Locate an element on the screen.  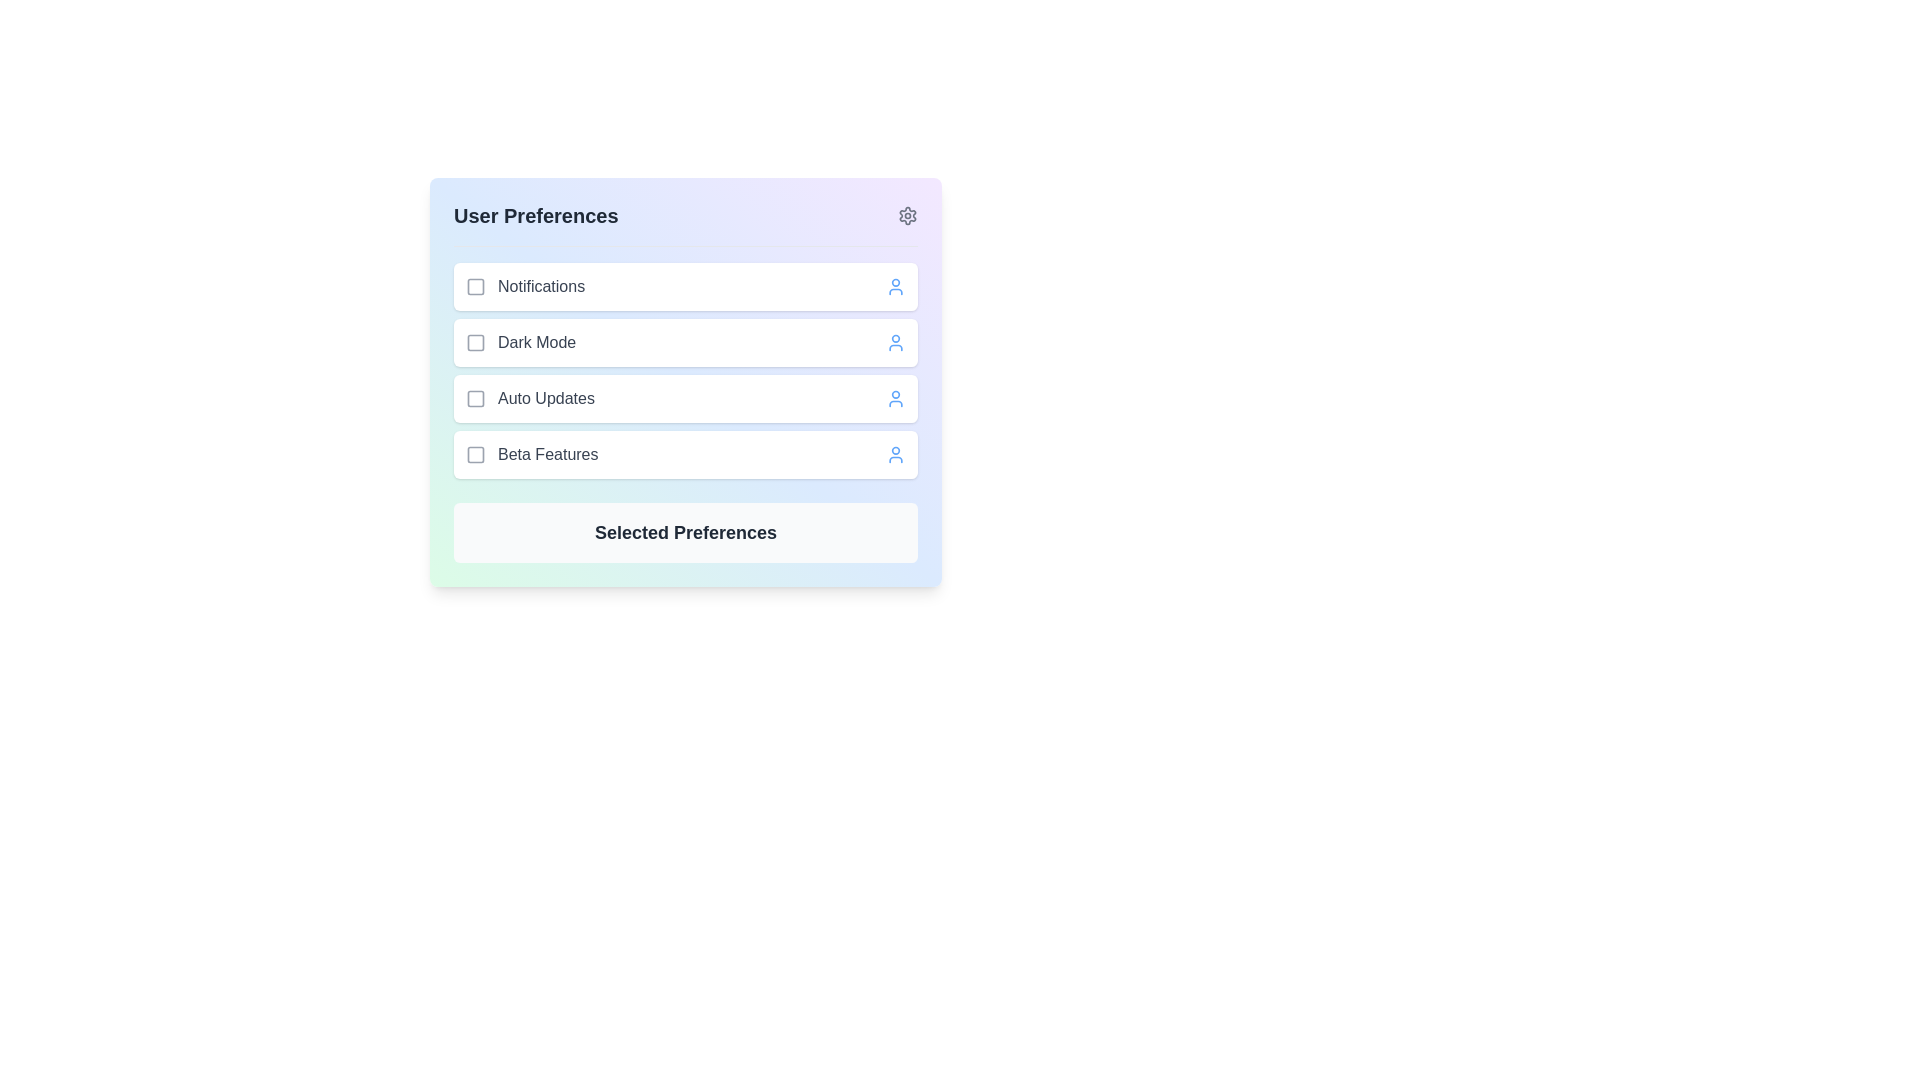
the icon associated with user-related settings for the 'Auto Updates' feature, located to the right of the 'Auto Updates' text is located at coordinates (895, 398).